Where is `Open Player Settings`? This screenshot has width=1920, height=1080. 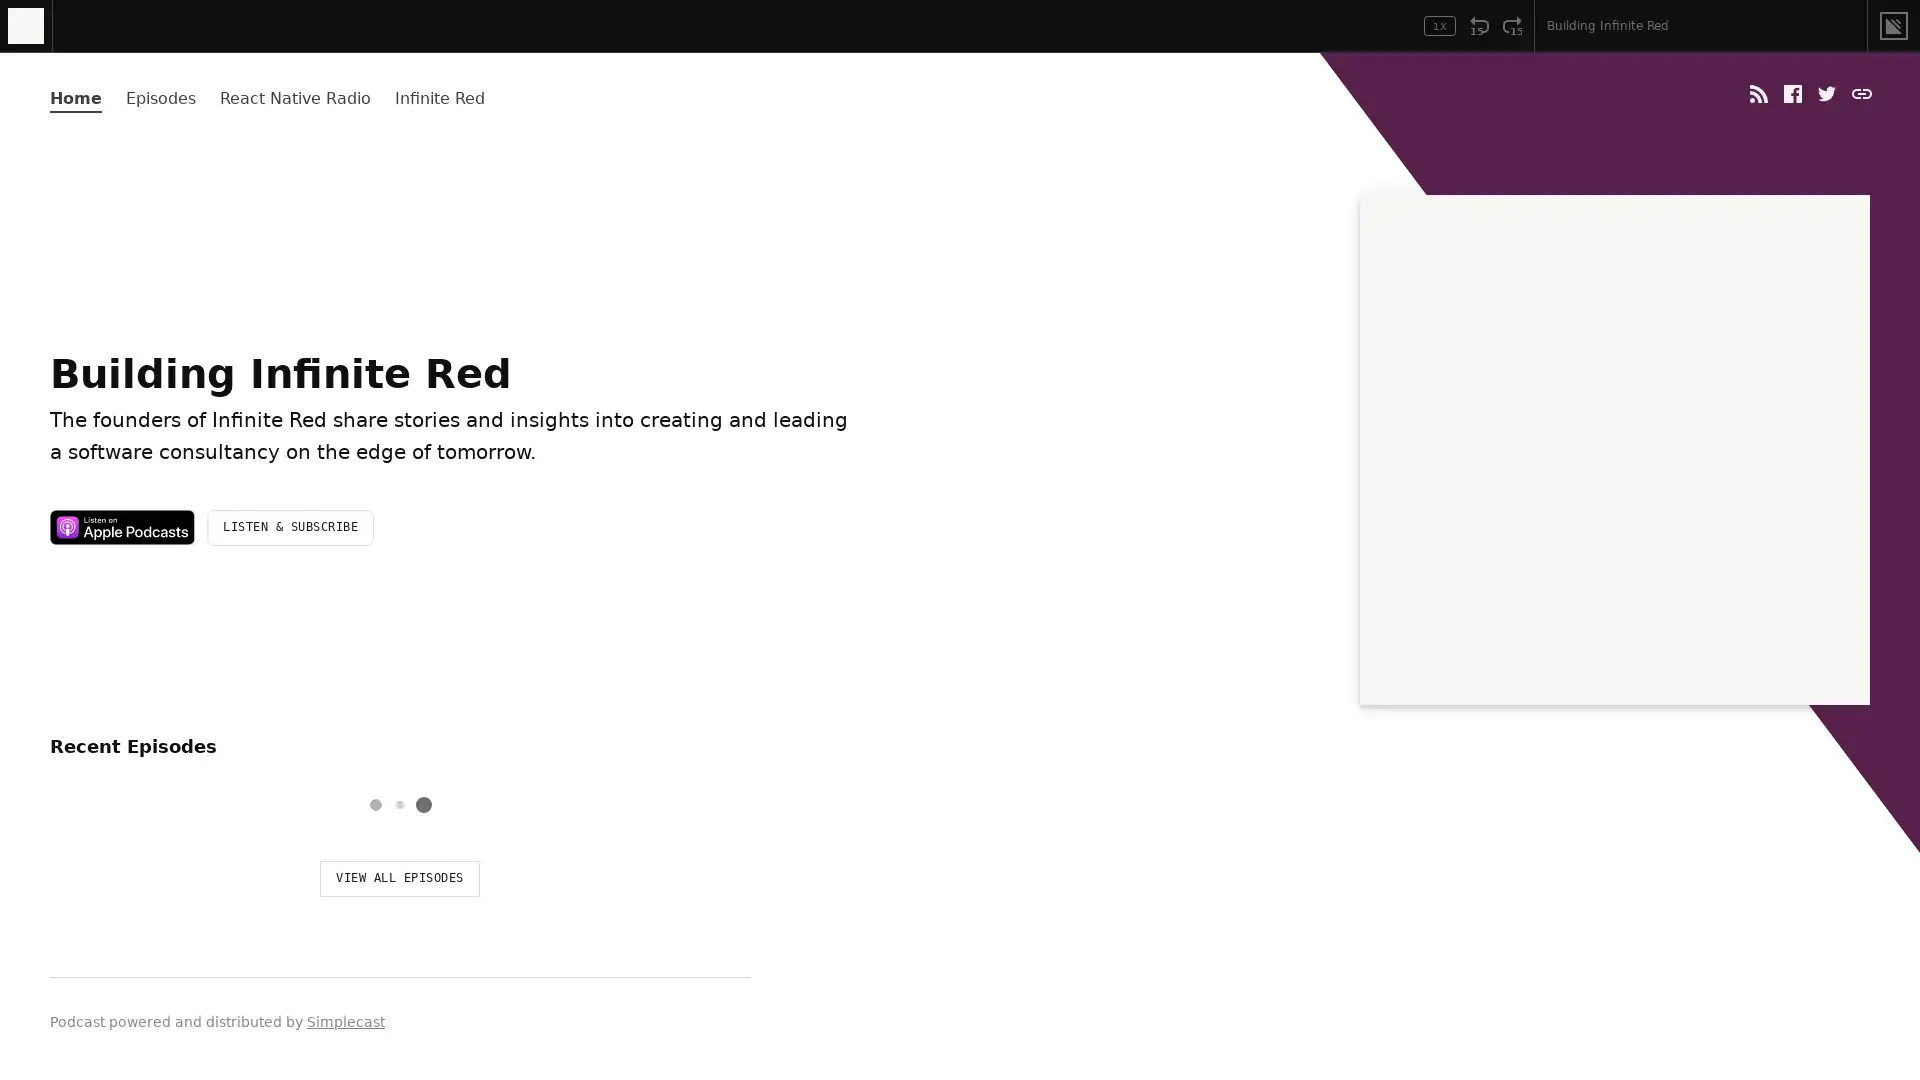 Open Player Settings is located at coordinates (1382, 26).